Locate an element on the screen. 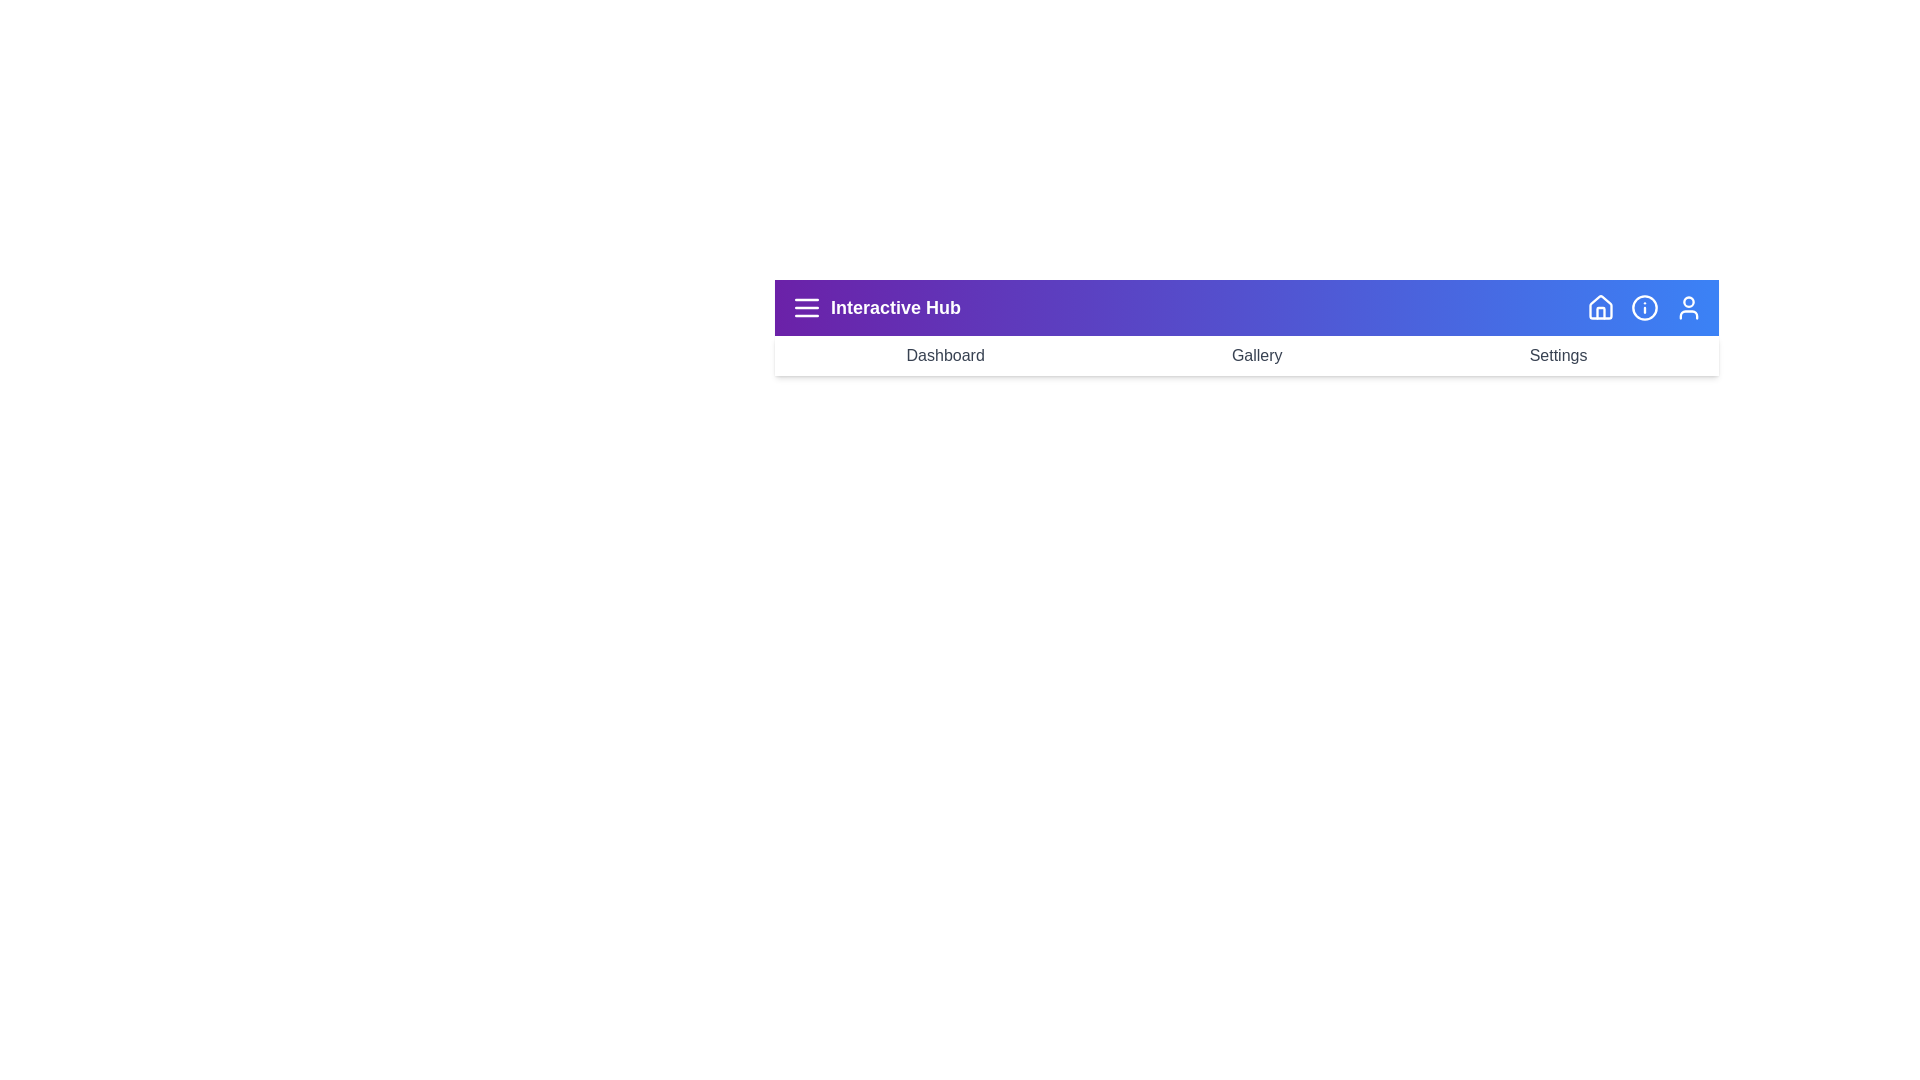  the navigation button labeled Settings to navigate to the corresponding page is located at coordinates (1557, 354).